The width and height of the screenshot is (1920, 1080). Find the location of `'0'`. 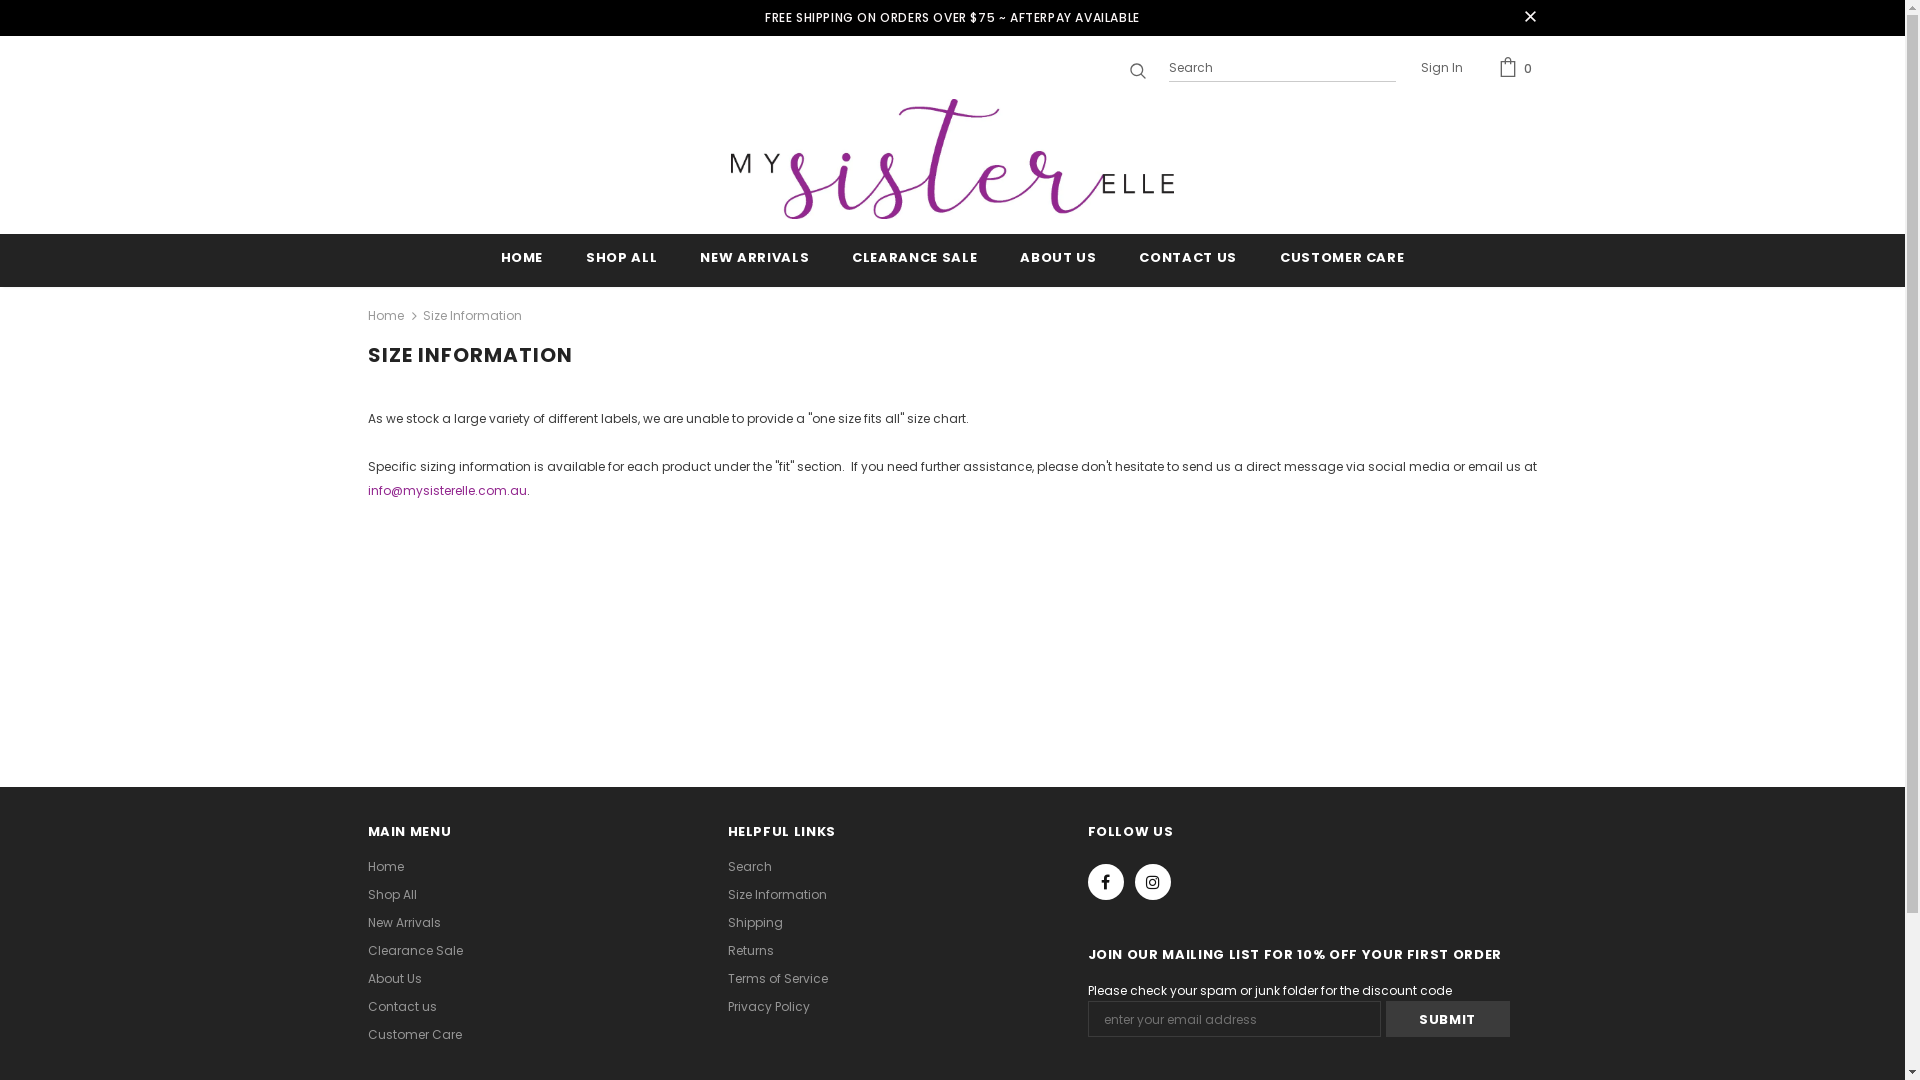

'0' is located at coordinates (1517, 67).